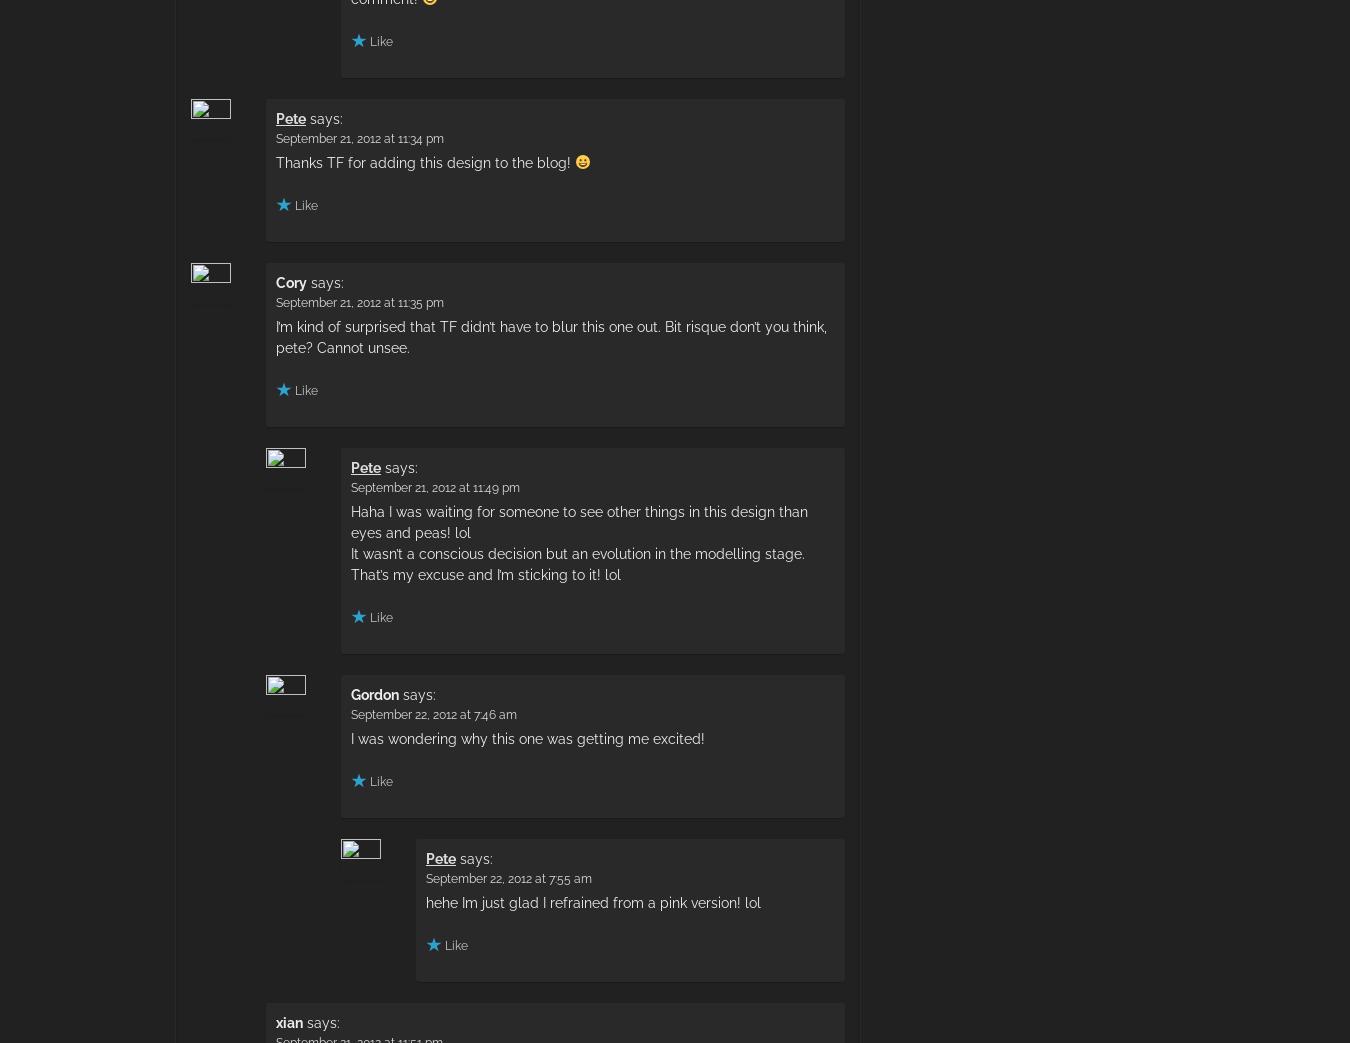 The image size is (1350, 1043). What do you see at coordinates (351, 520) in the screenshot?
I see `'Haha I was waiting for someone to see other things in this design than eyes and peas! lol'` at bounding box center [351, 520].